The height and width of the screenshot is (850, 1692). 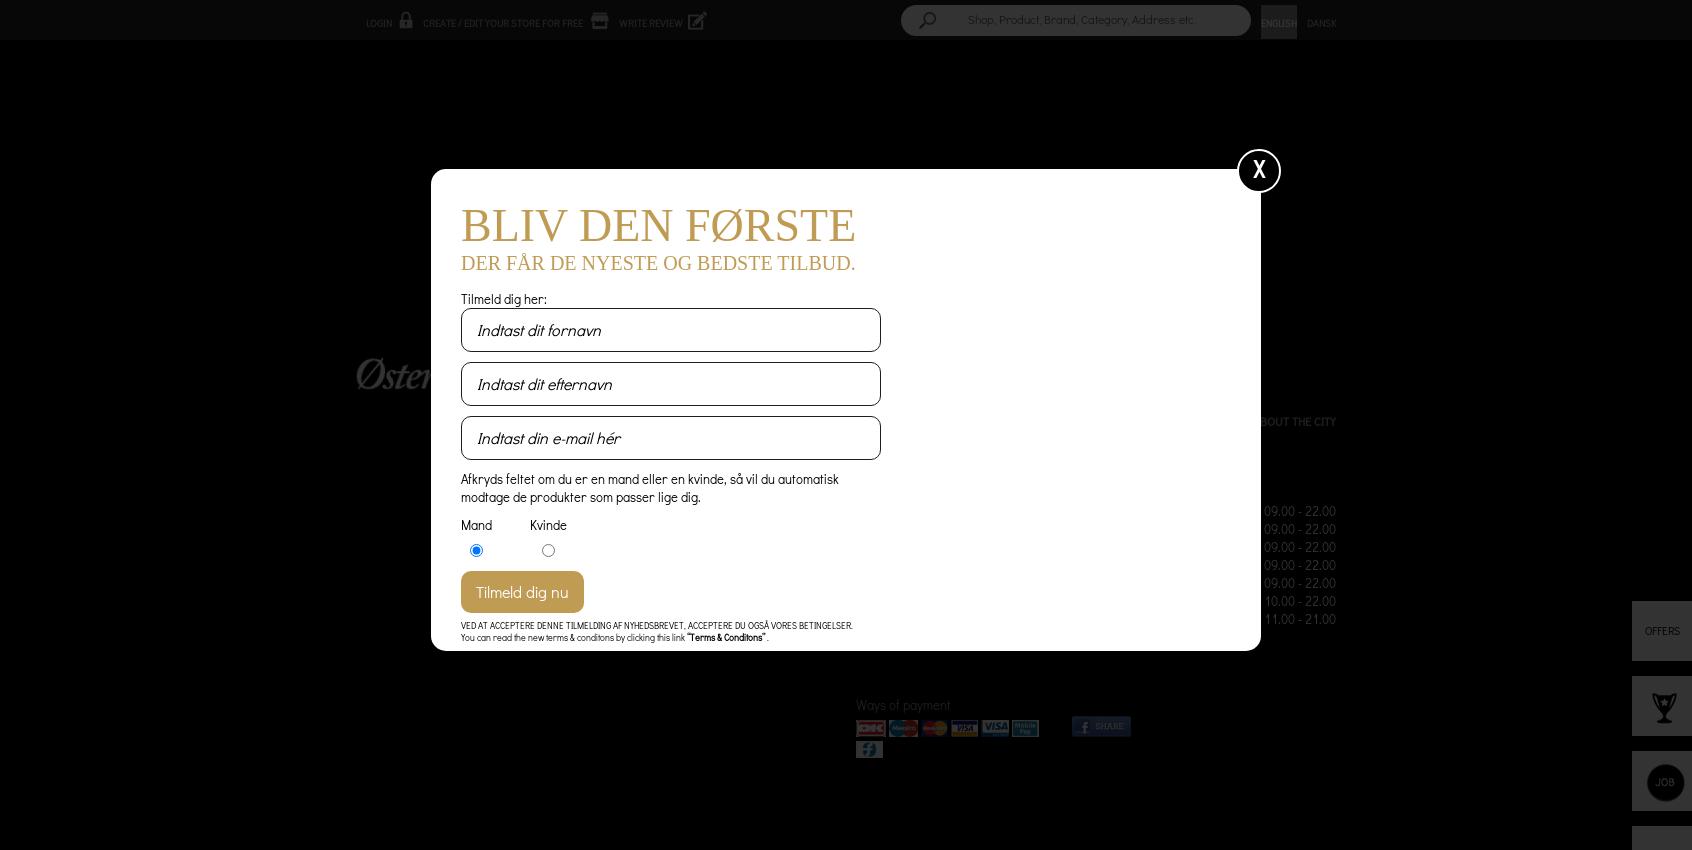 What do you see at coordinates (604, 185) in the screenshot?
I see `'The payment has been canceled.'` at bounding box center [604, 185].